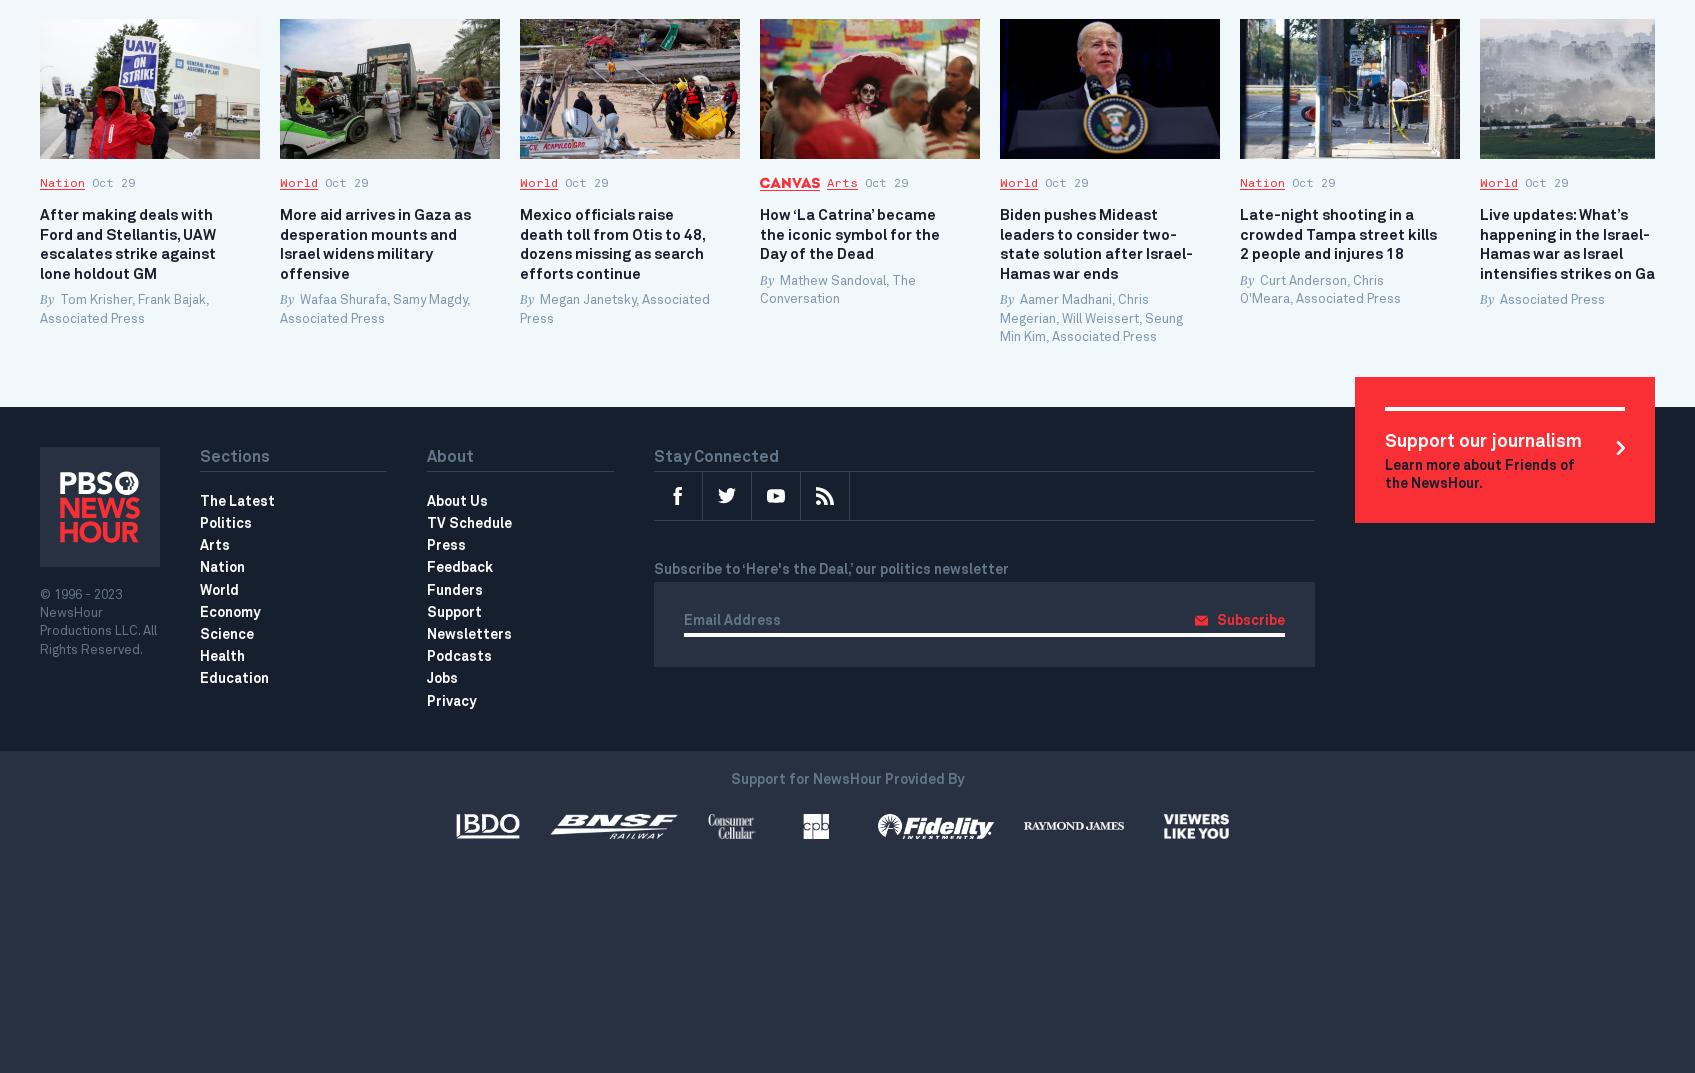  I want to click on 'Aamer Madhani, Chris Megerian, Will Weissert, Seung Min Kim, Associated Press', so click(1091, 318).